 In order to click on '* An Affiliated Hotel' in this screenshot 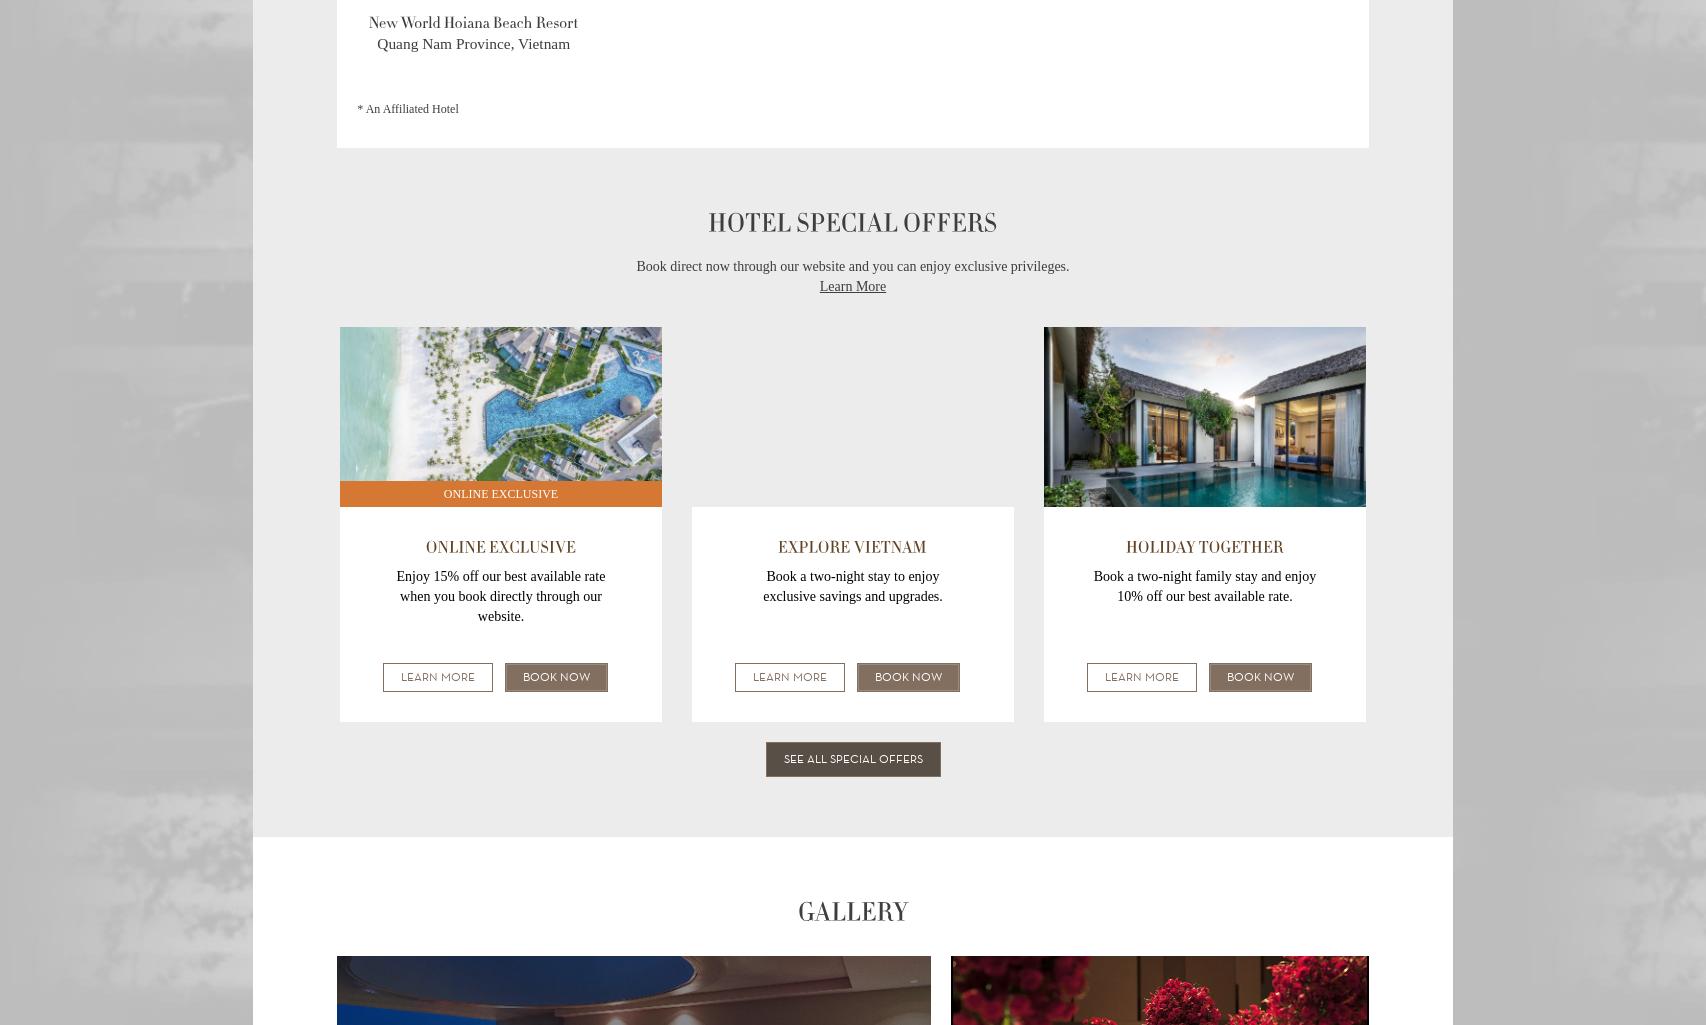, I will do `click(407, 108)`.